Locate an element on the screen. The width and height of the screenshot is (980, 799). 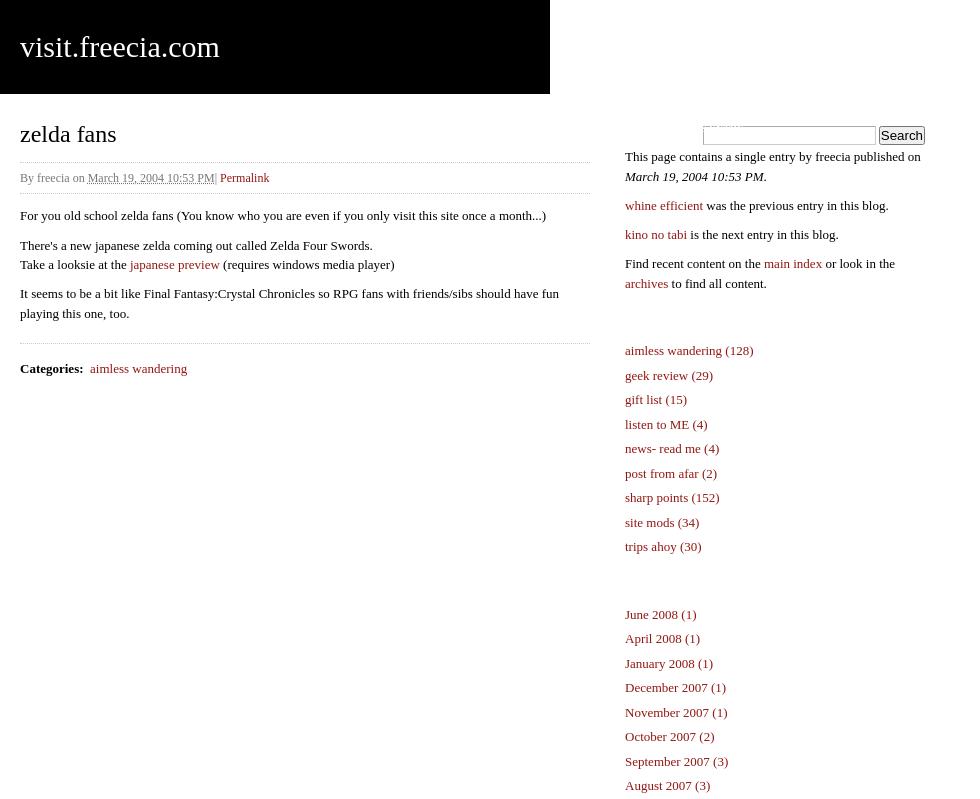
'sharp points (152)' is located at coordinates (671, 497).